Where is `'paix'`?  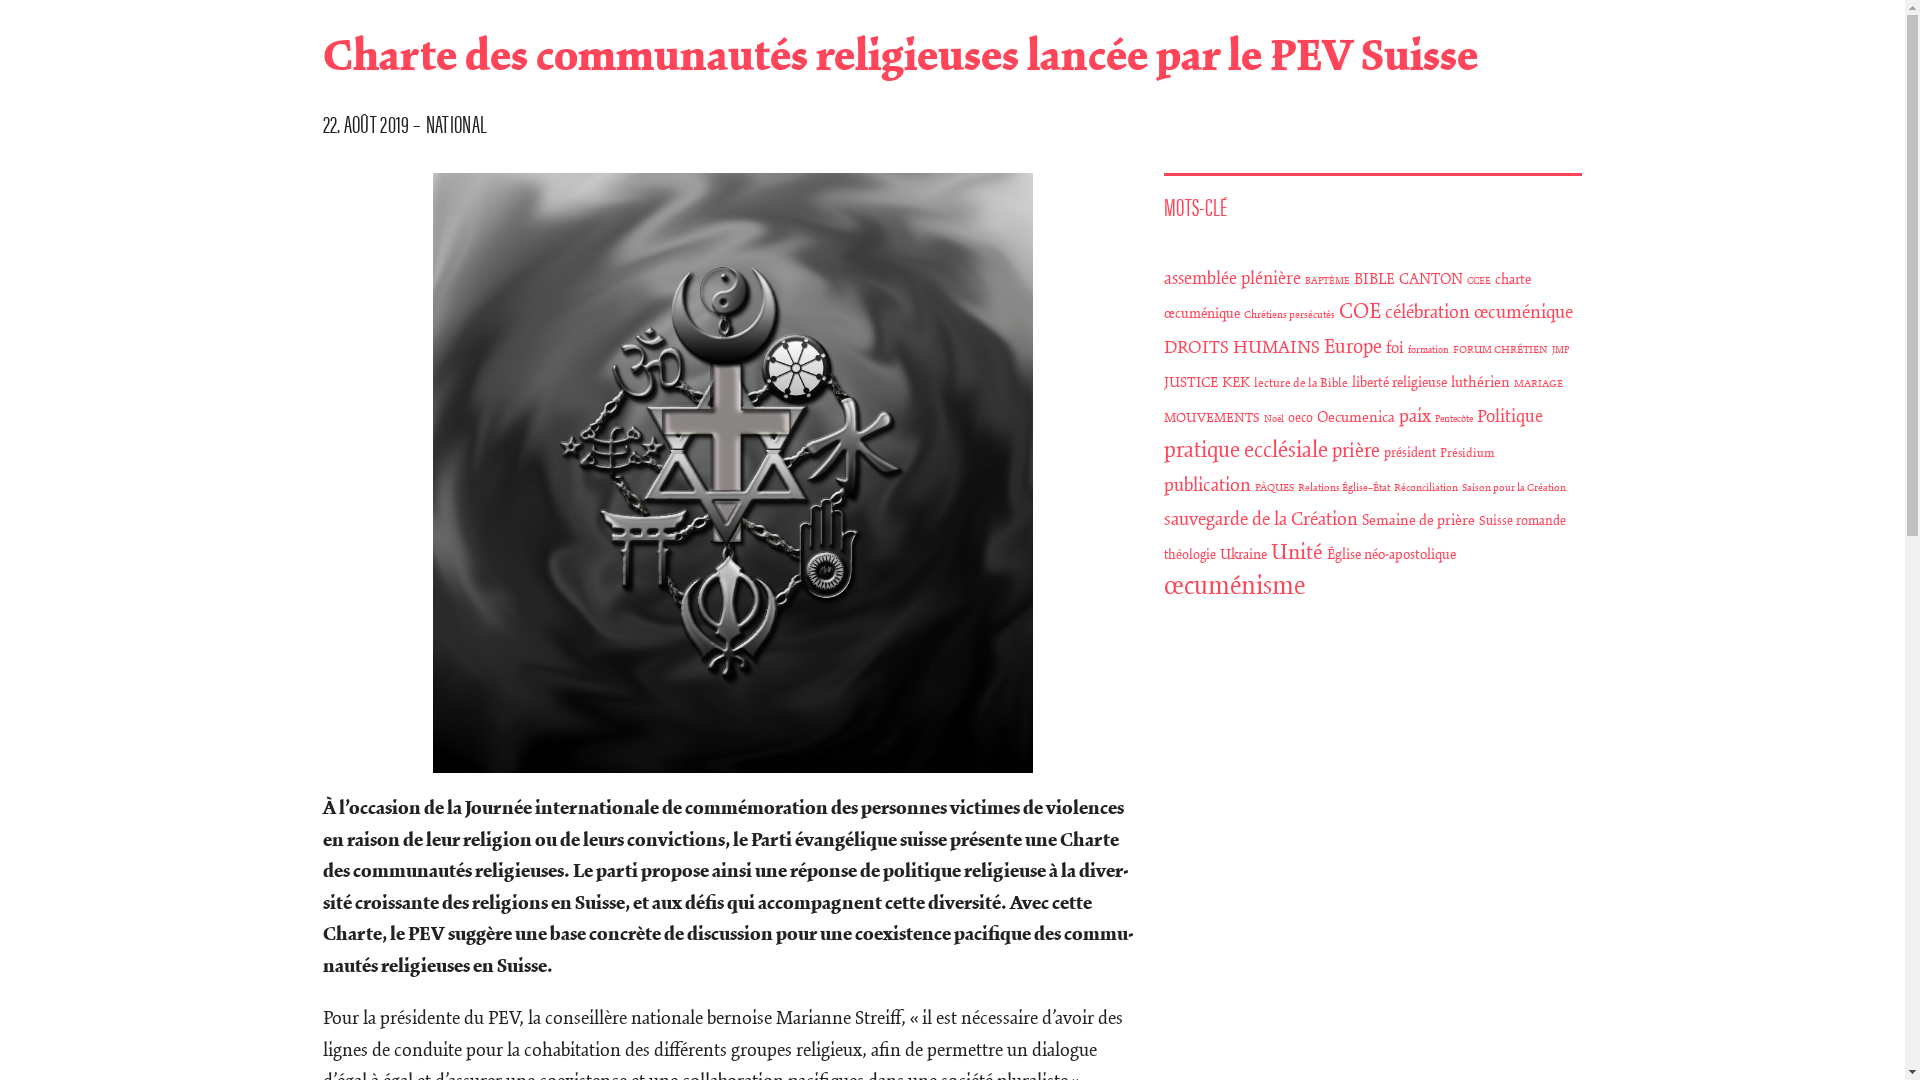 'paix' is located at coordinates (1397, 415).